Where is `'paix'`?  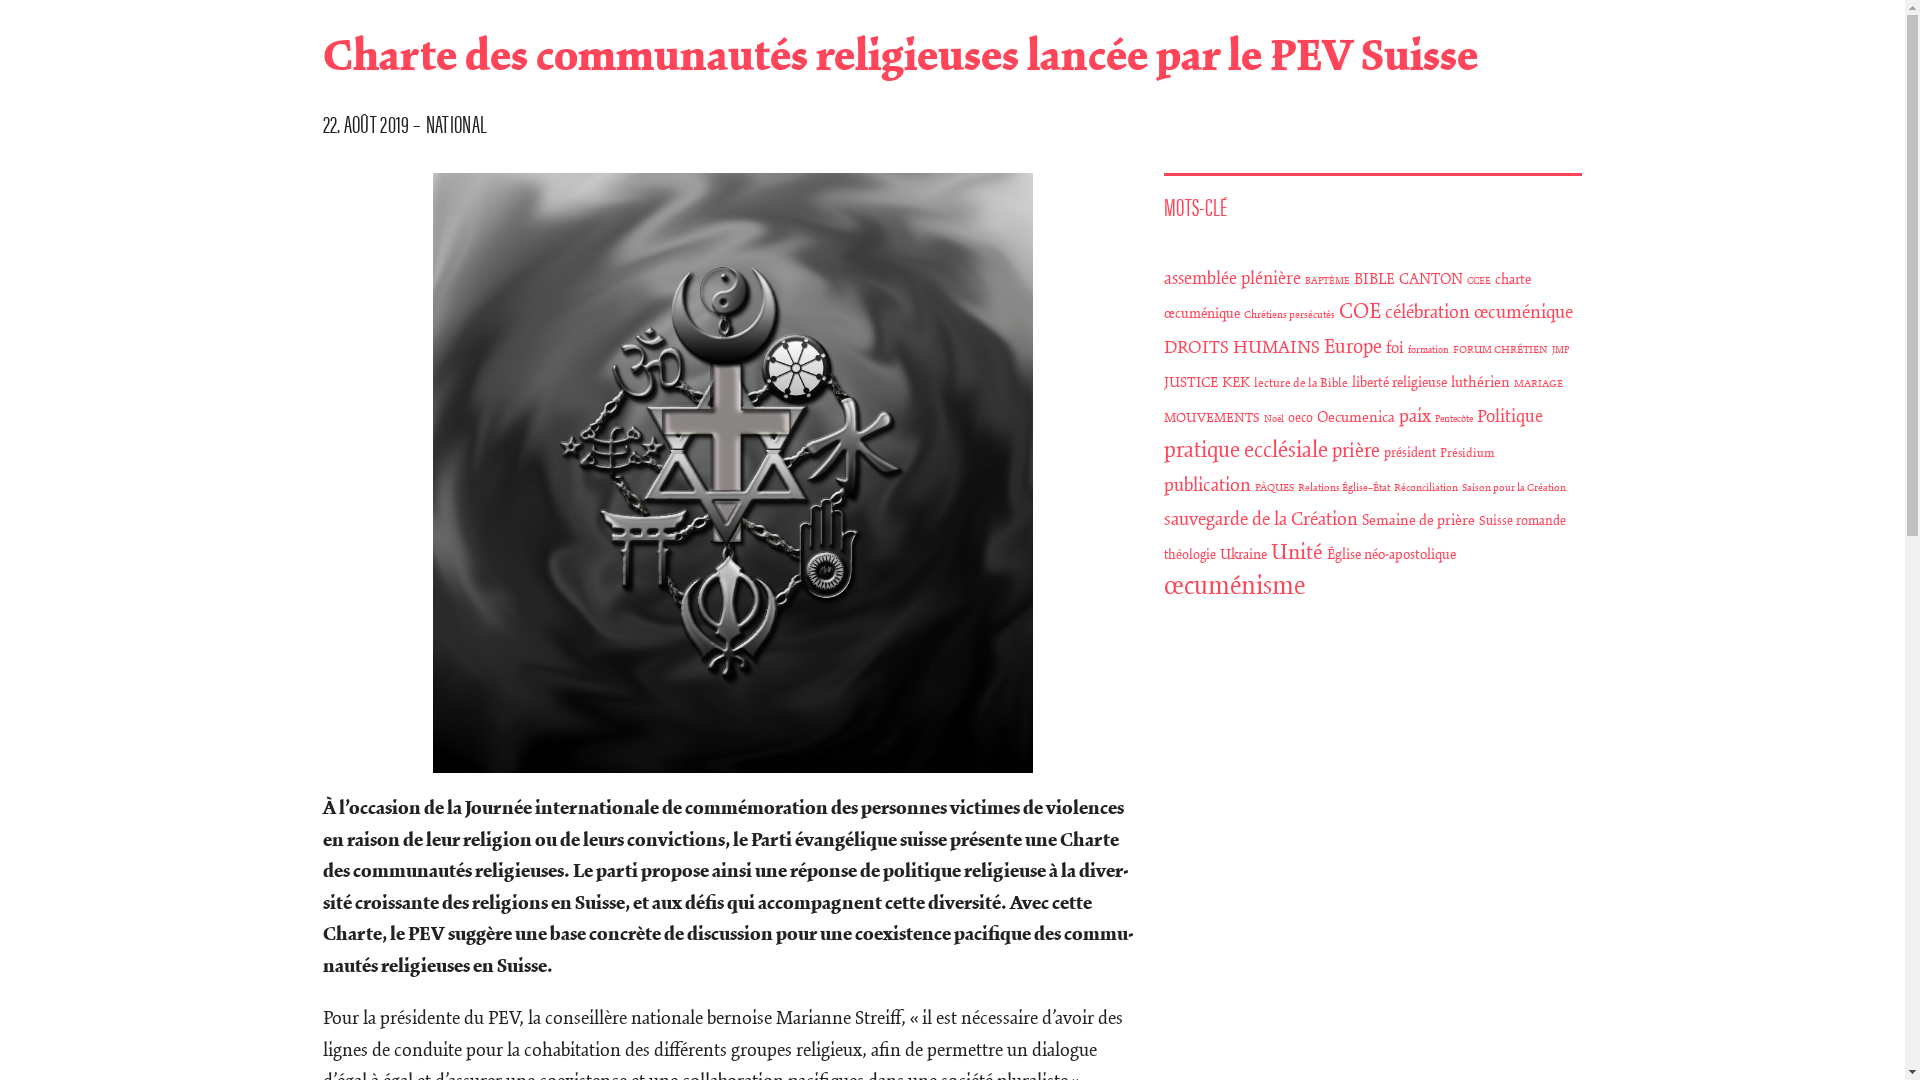 'paix' is located at coordinates (1397, 415).